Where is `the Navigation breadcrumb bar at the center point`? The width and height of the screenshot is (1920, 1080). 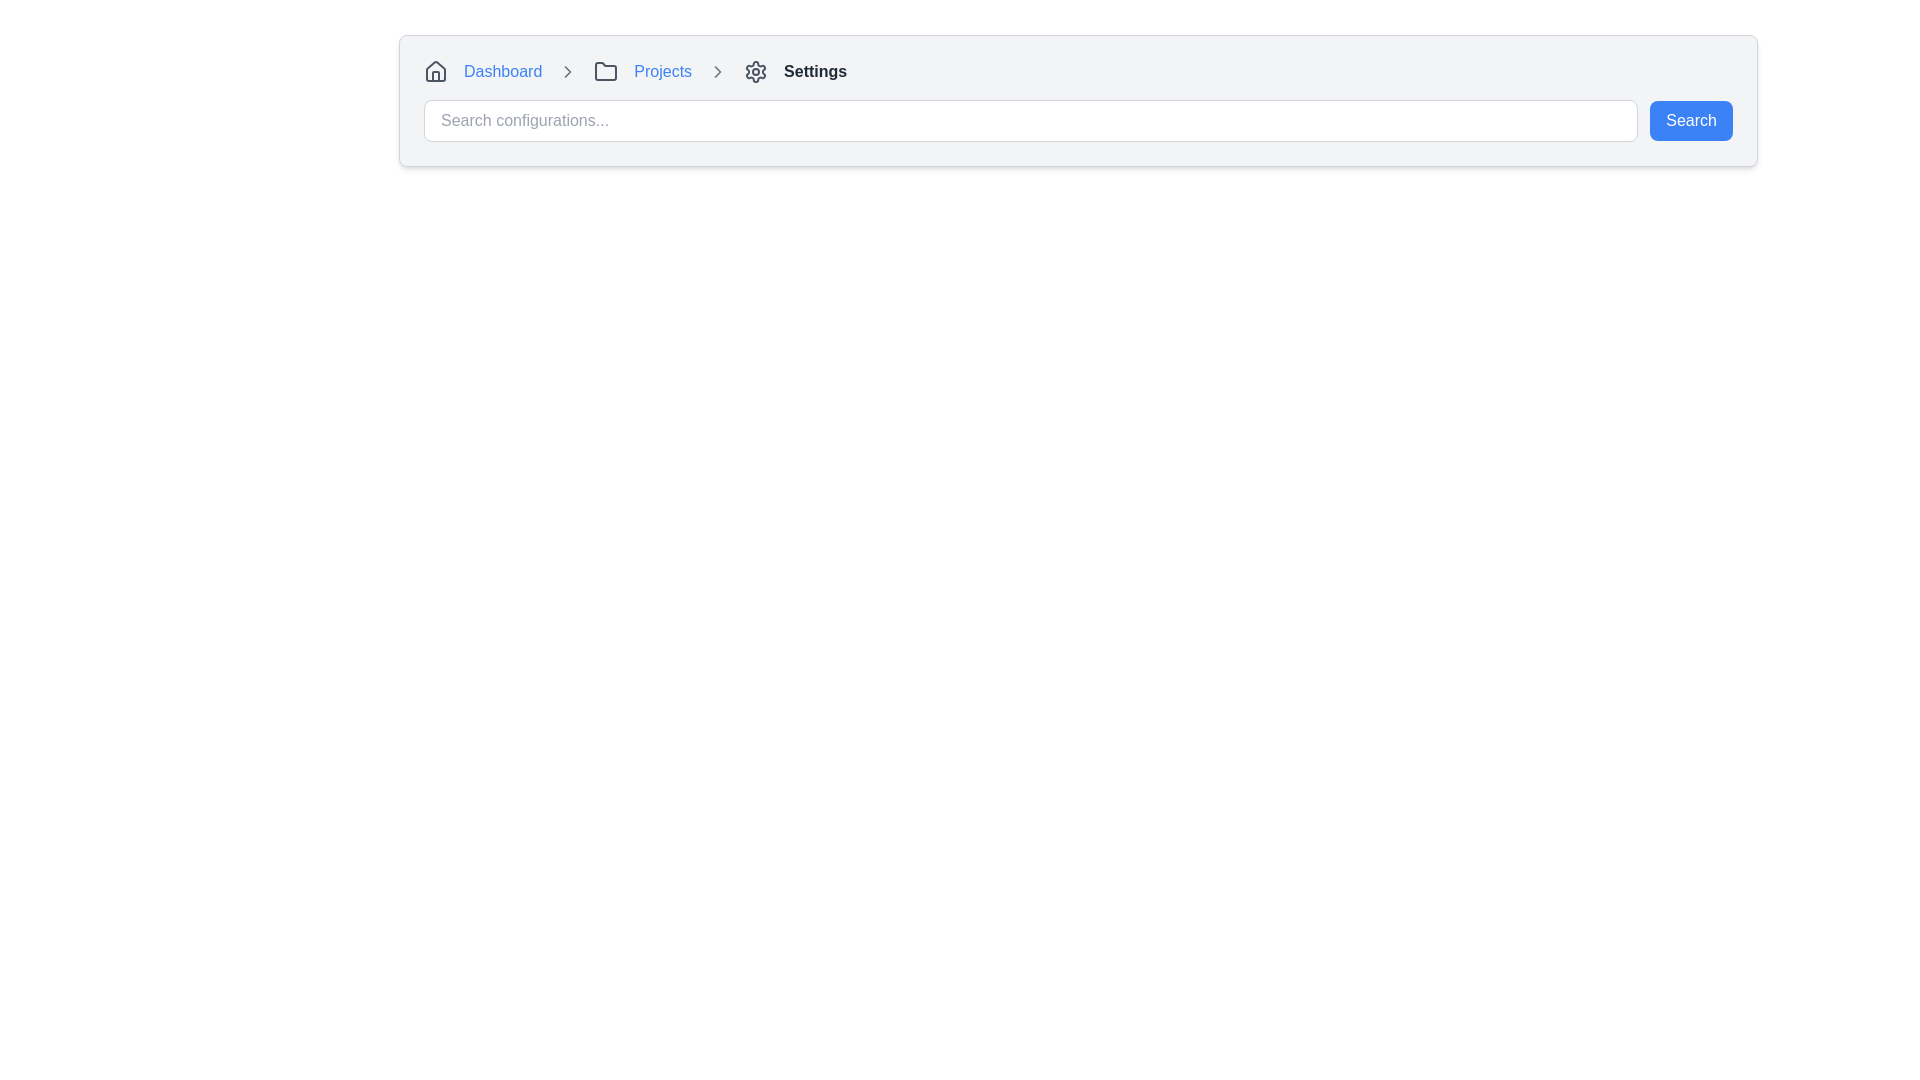
the Navigation breadcrumb bar at the center point is located at coordinates (1077, 71).